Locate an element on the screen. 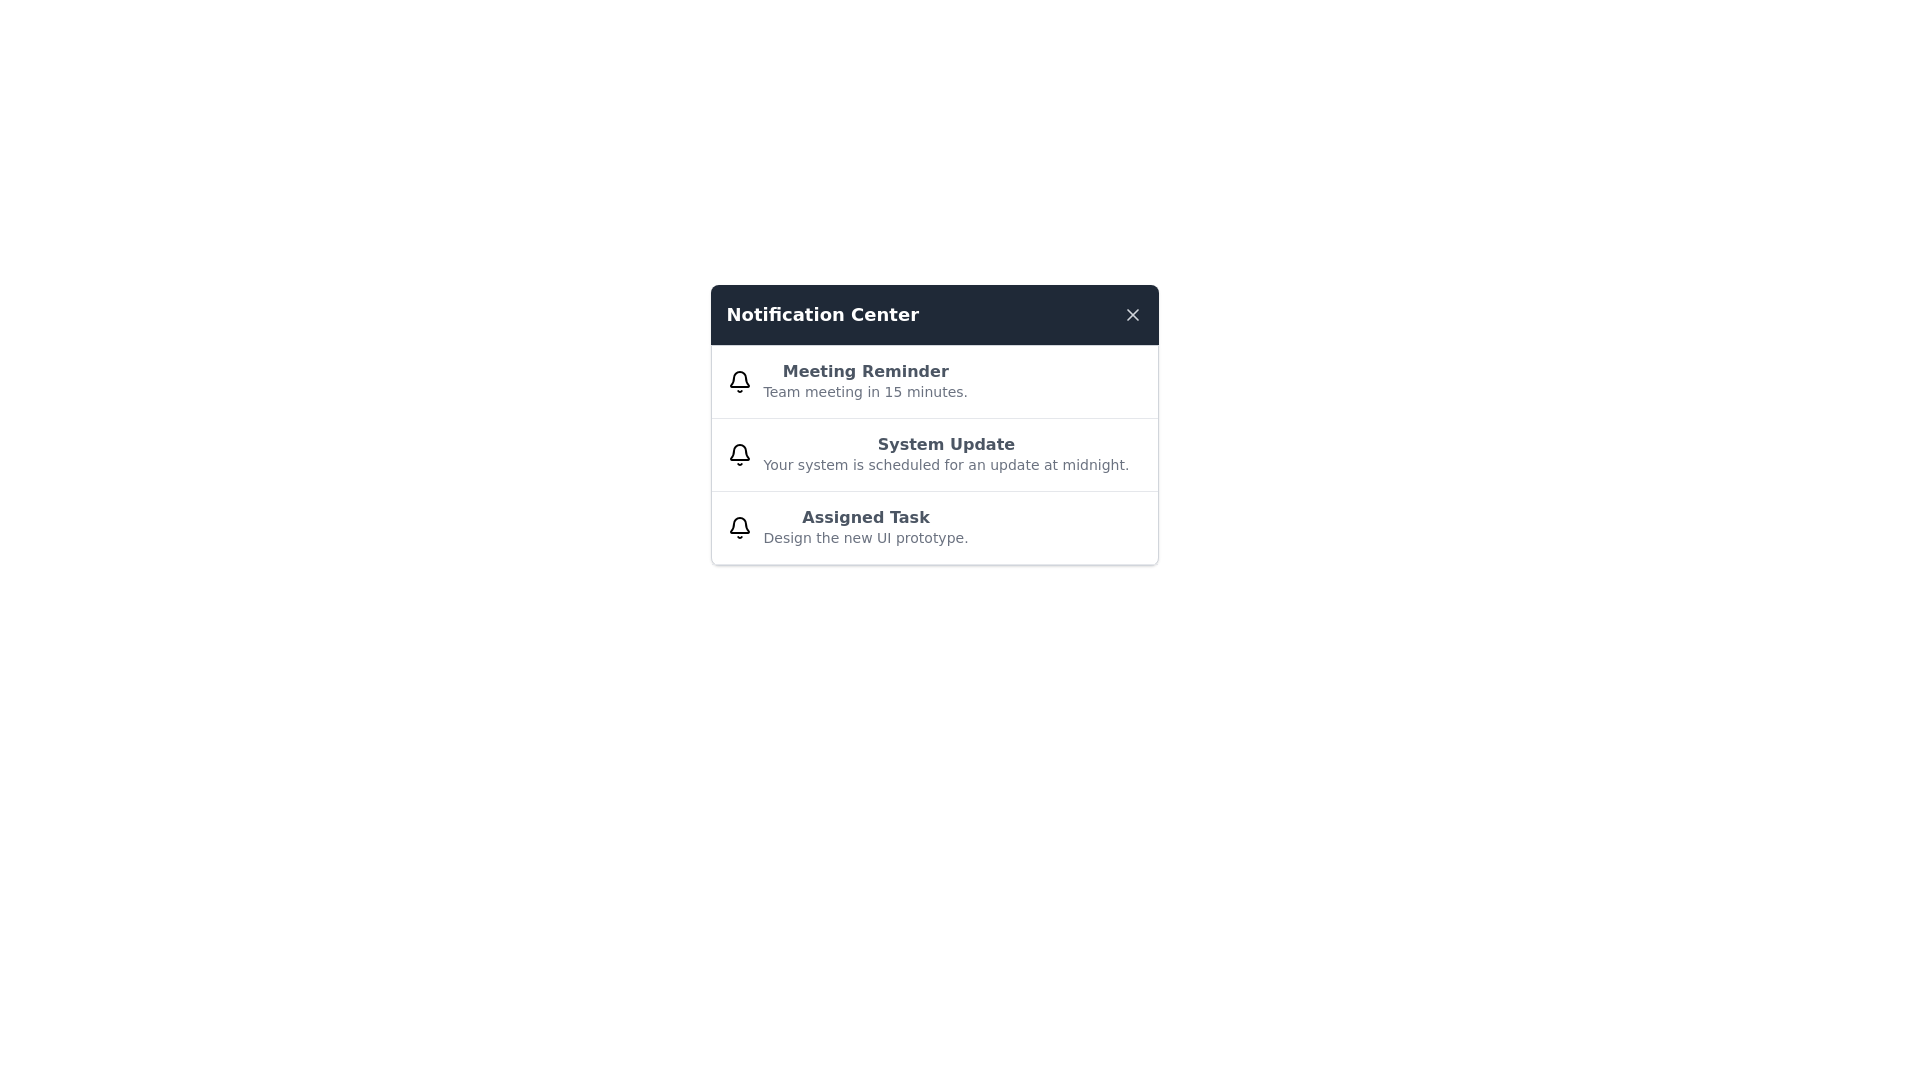  the Text Label providing additional details to the 'Meeting Reminder' notification, which is located beneath the heading 'Meeting Reminder' in the first notification slot of the Notification Center is located at coordinates (865, 392).